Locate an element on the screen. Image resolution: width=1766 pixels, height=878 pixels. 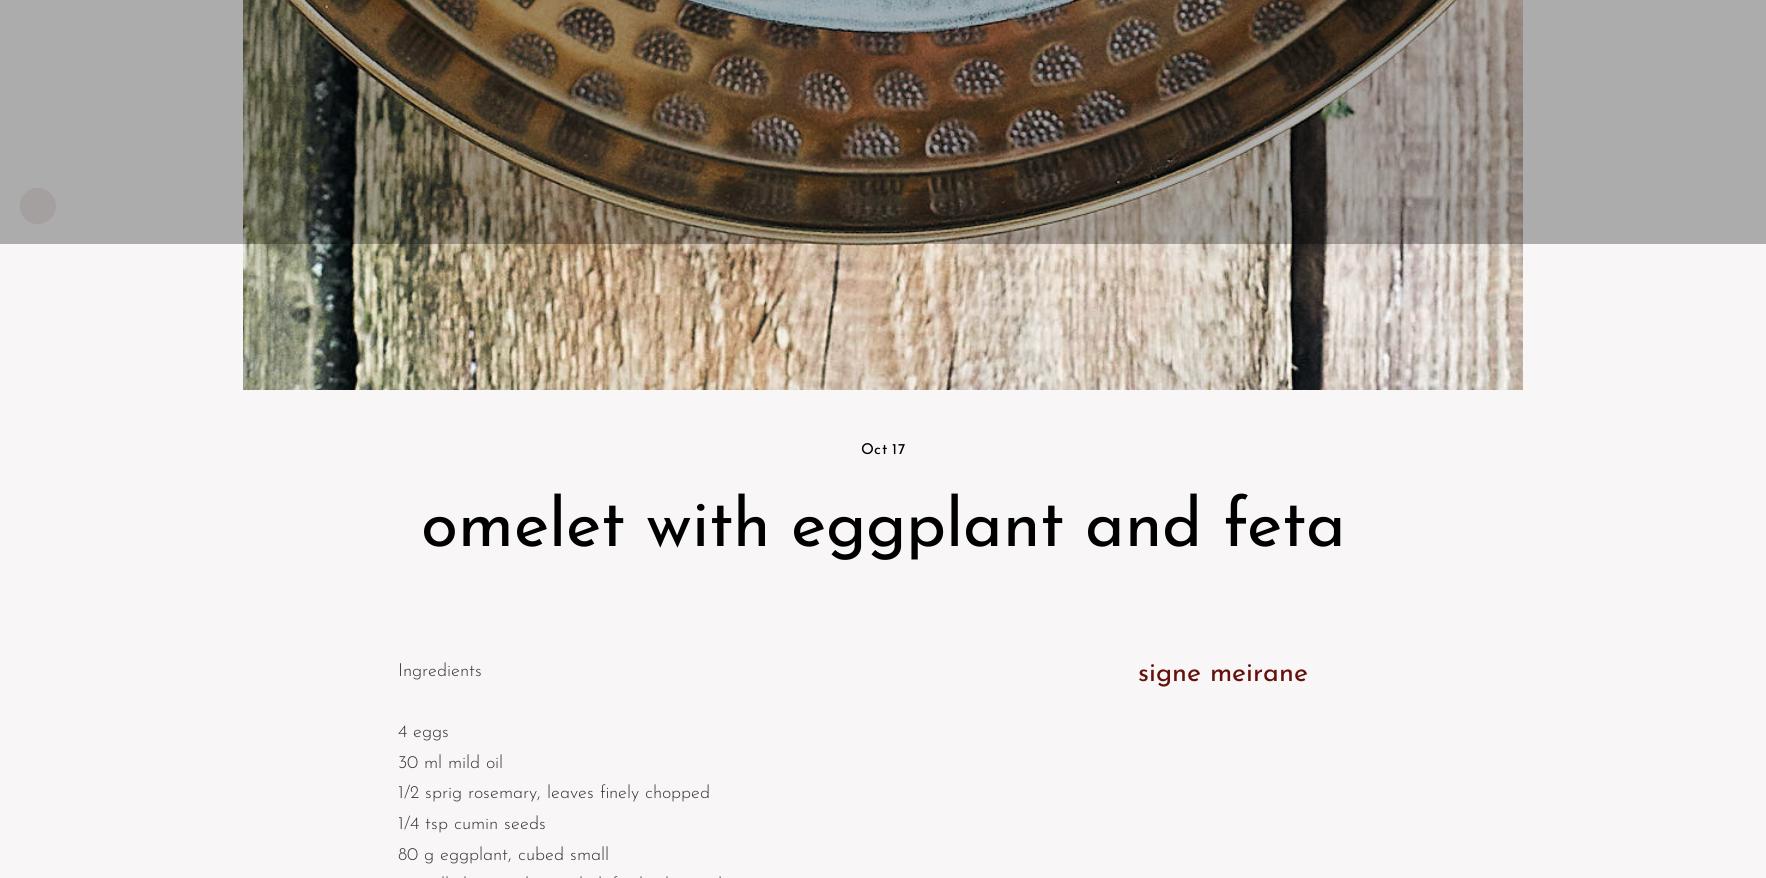
'Oct' is located at coordinates (876, 448).